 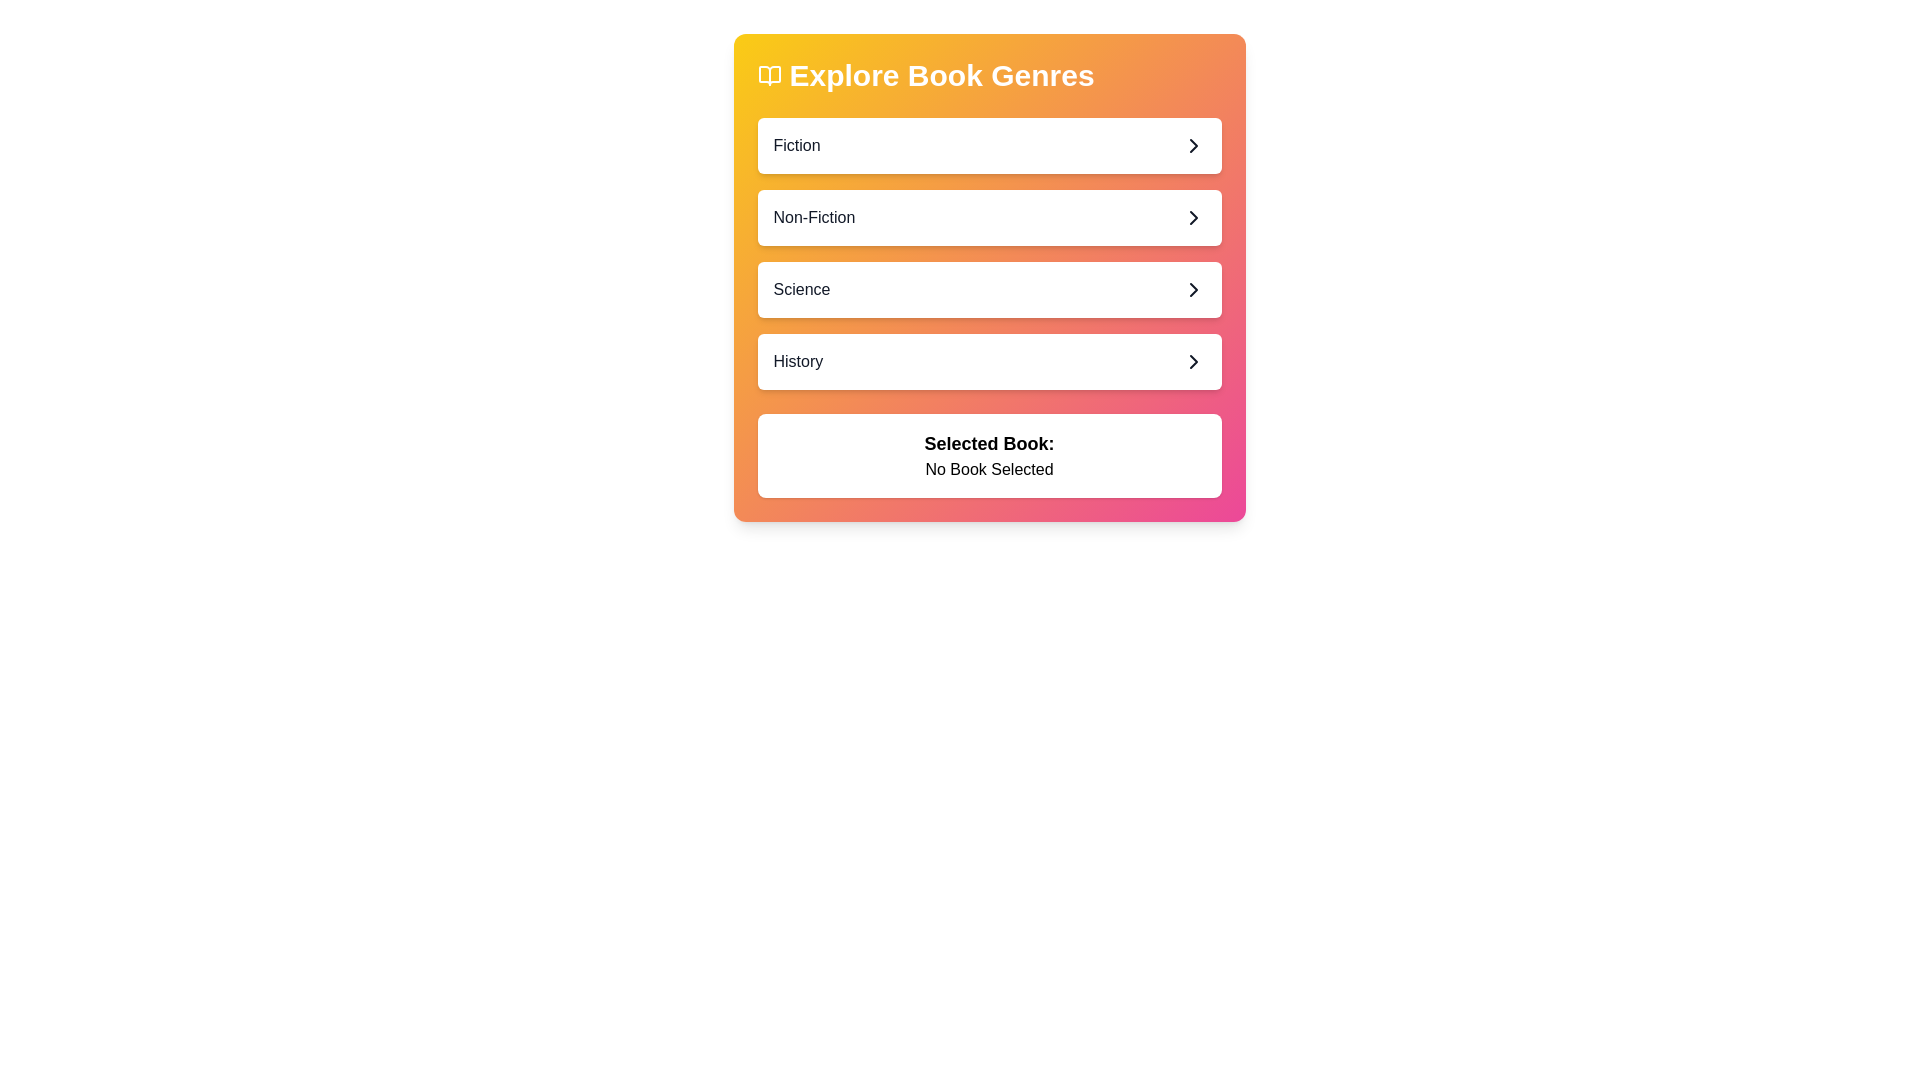 I want to click on the rightward-facing chevron icon indicating navigation within the 'Fiction' option in the 'Explore Book Genres' section, so click(x=1193, y=145).